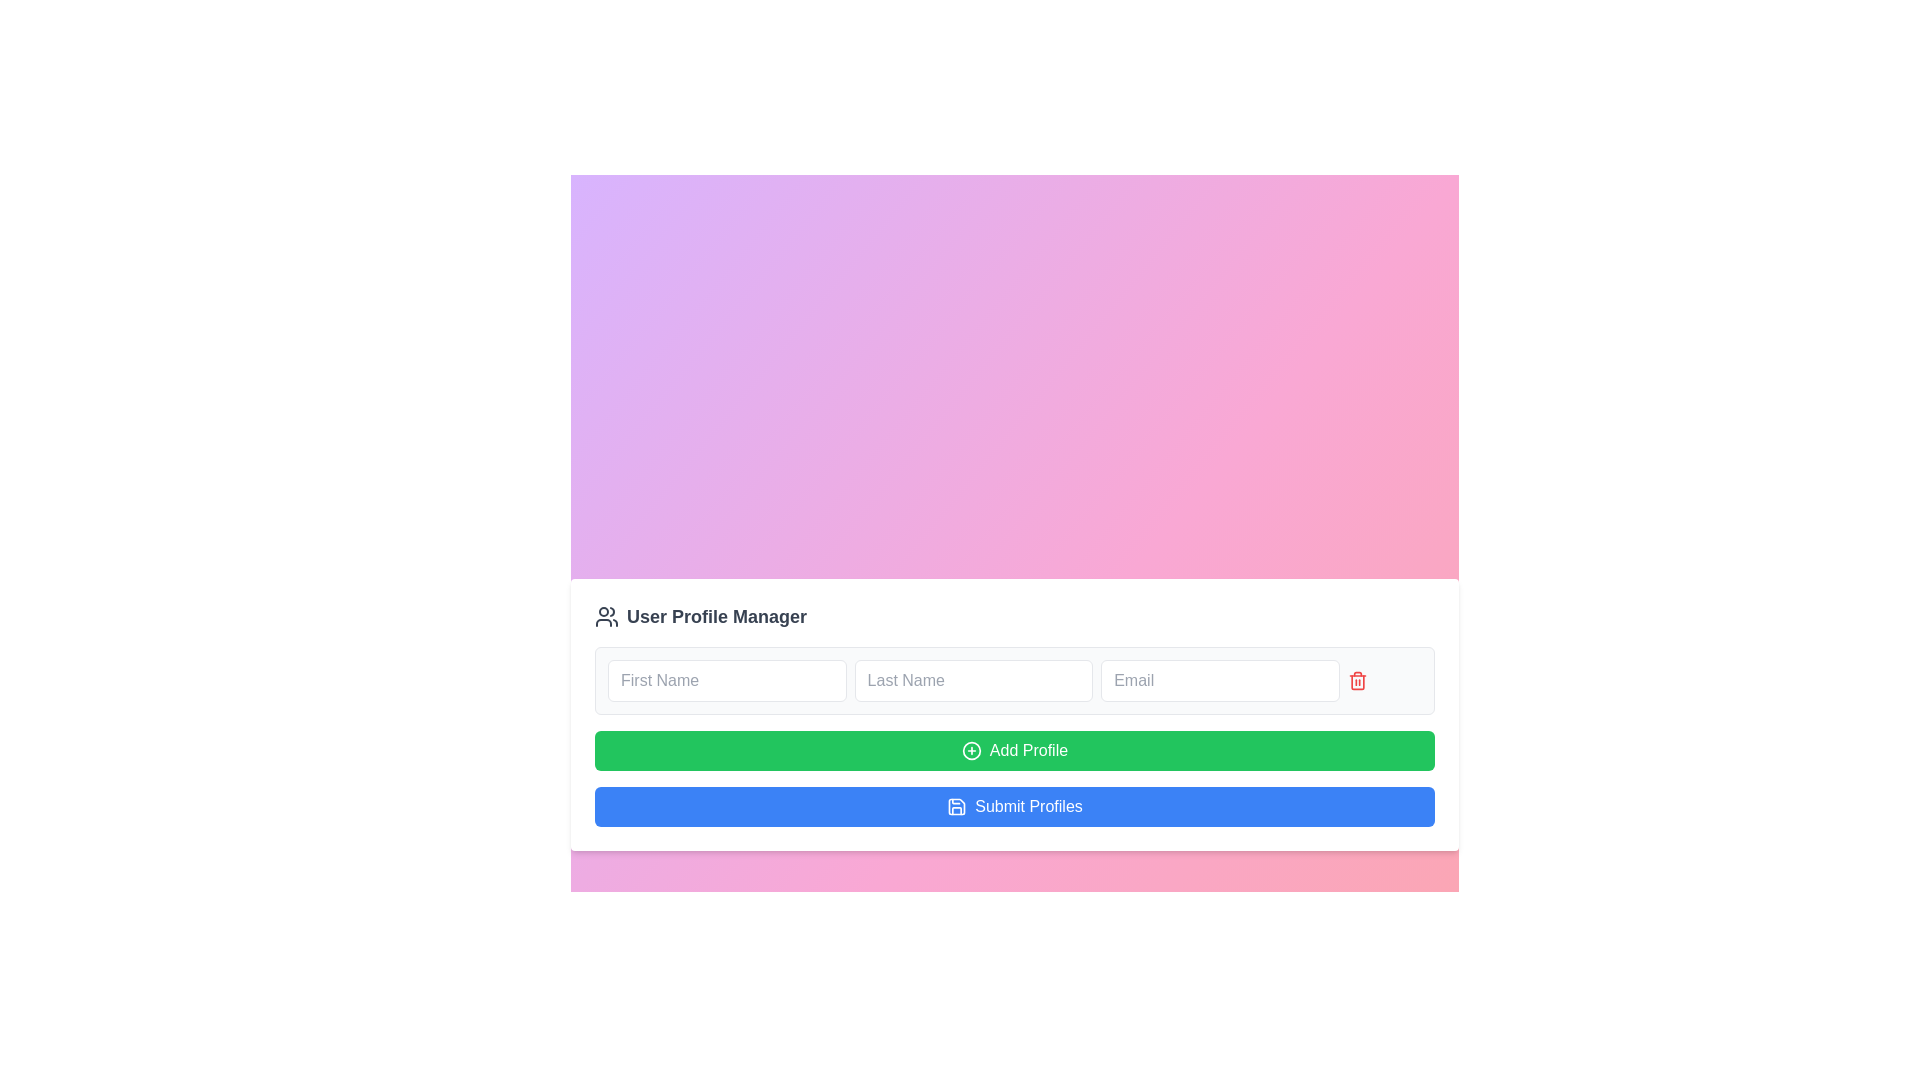  Describe the element at coordinates (956, 805) in the screenshot. I see `the 'Submit Profiles' button by clicking on the icon that represents saving or submitting profiles, located towards the left side of the button's text label` at that location.